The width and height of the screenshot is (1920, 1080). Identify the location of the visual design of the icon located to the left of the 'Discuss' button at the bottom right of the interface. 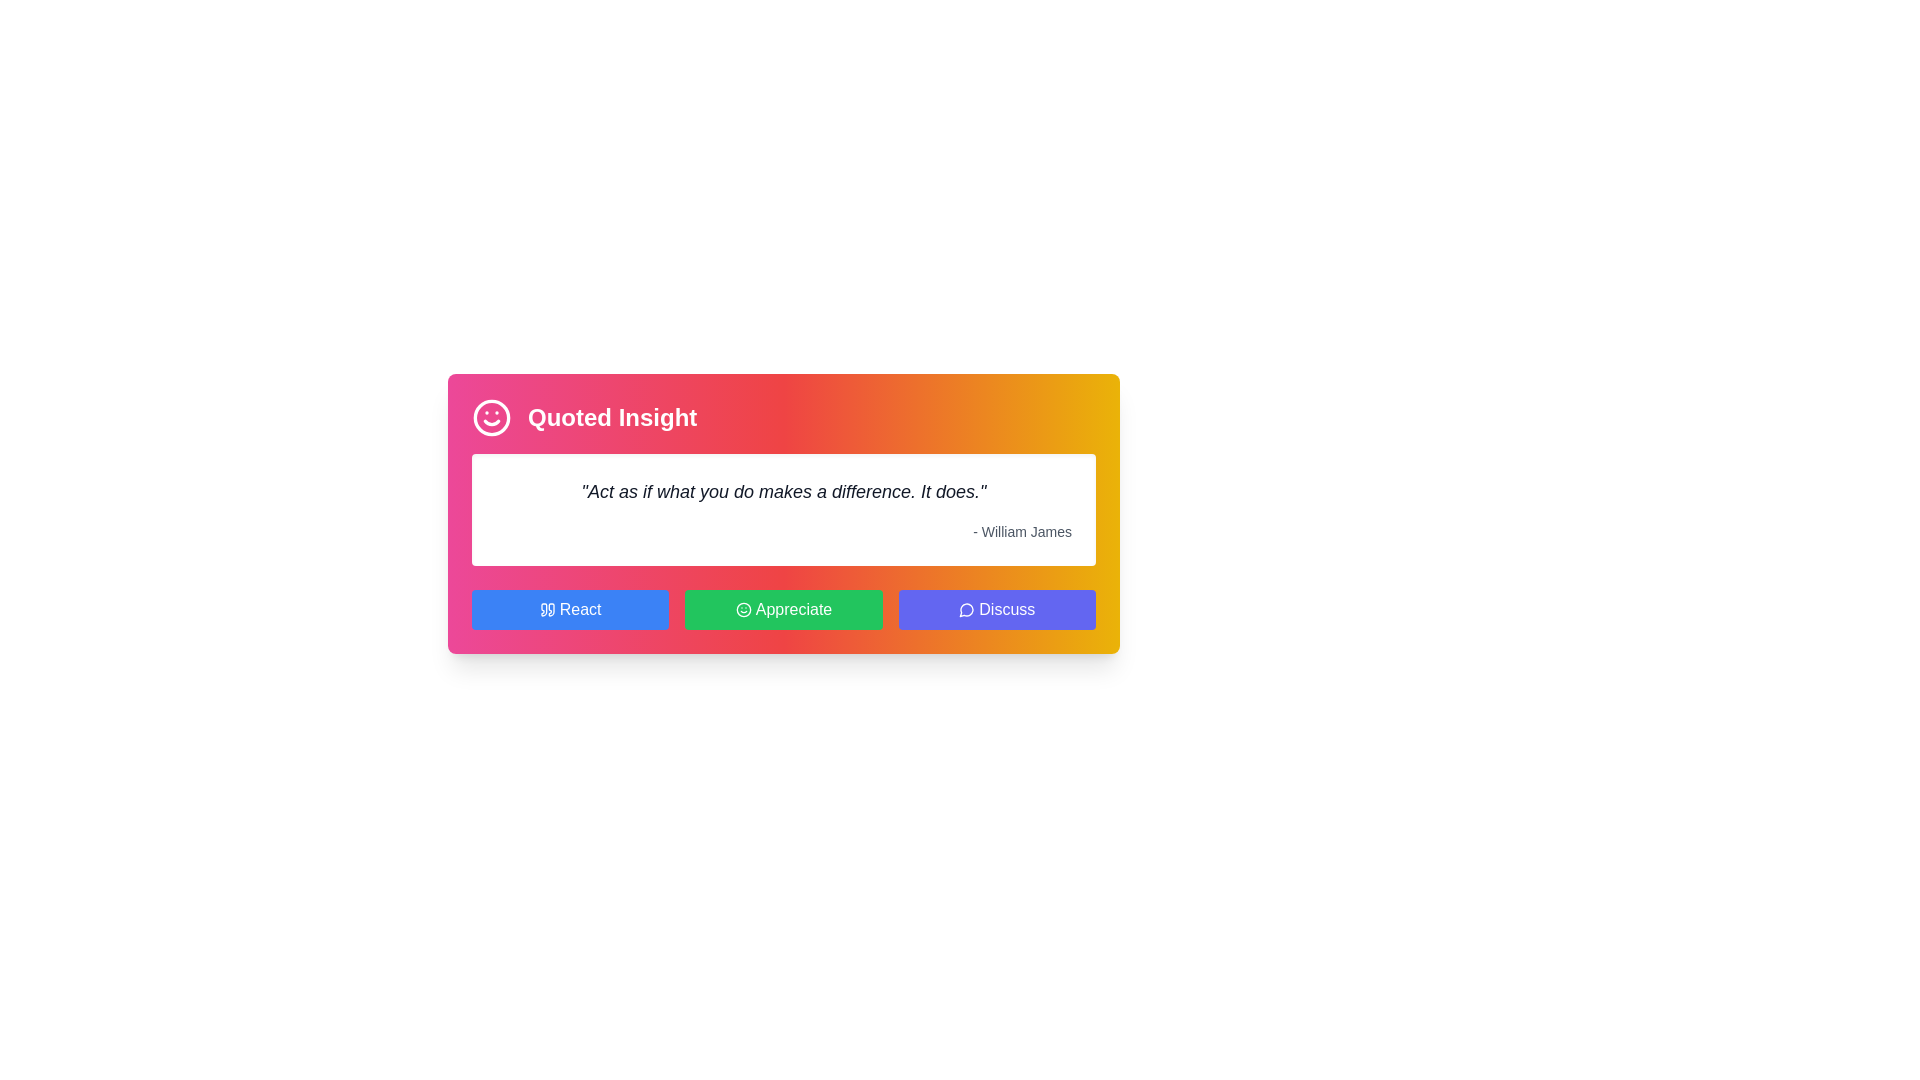
(967, 608).